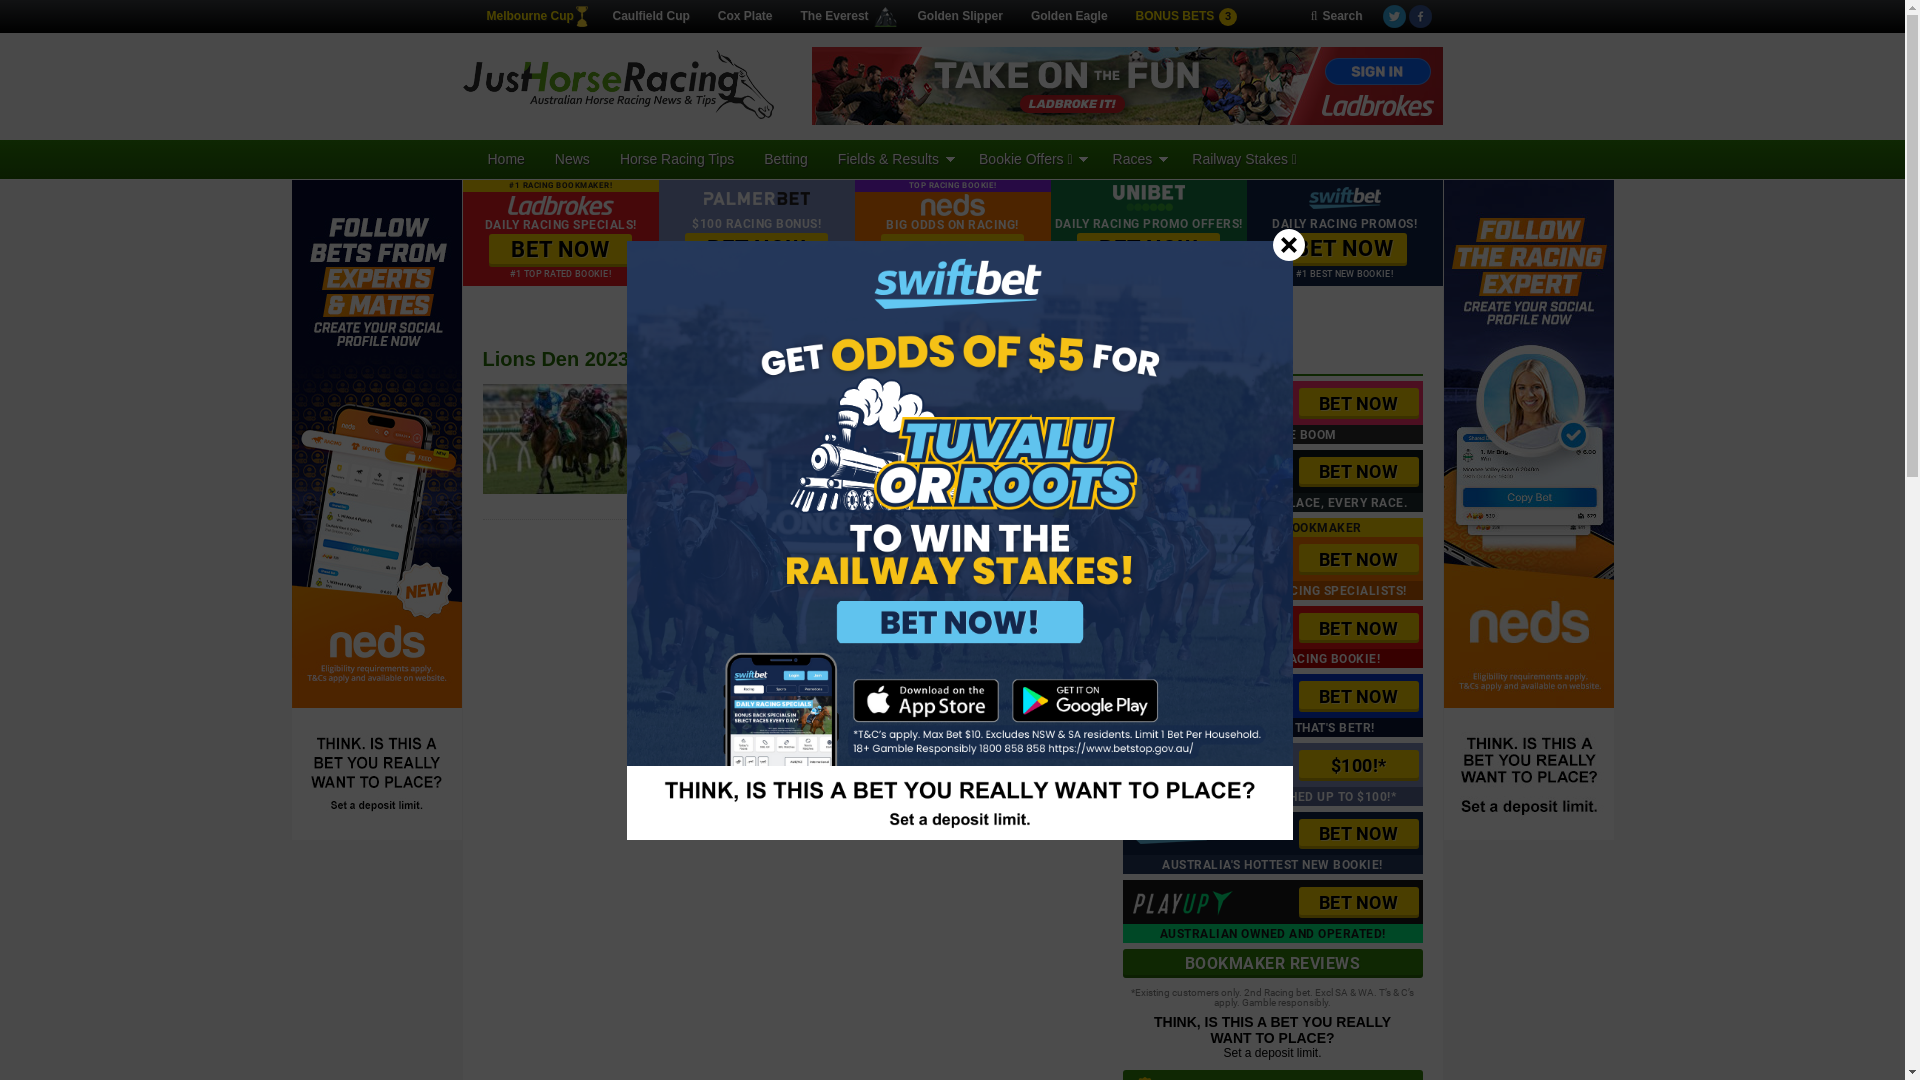 The width and height of the screenshot is (1920, 1080). Describe the element at coordinates (1271, 962) in the screenshot. I see `'BOOKMAKER REVIEWS'` at that location.